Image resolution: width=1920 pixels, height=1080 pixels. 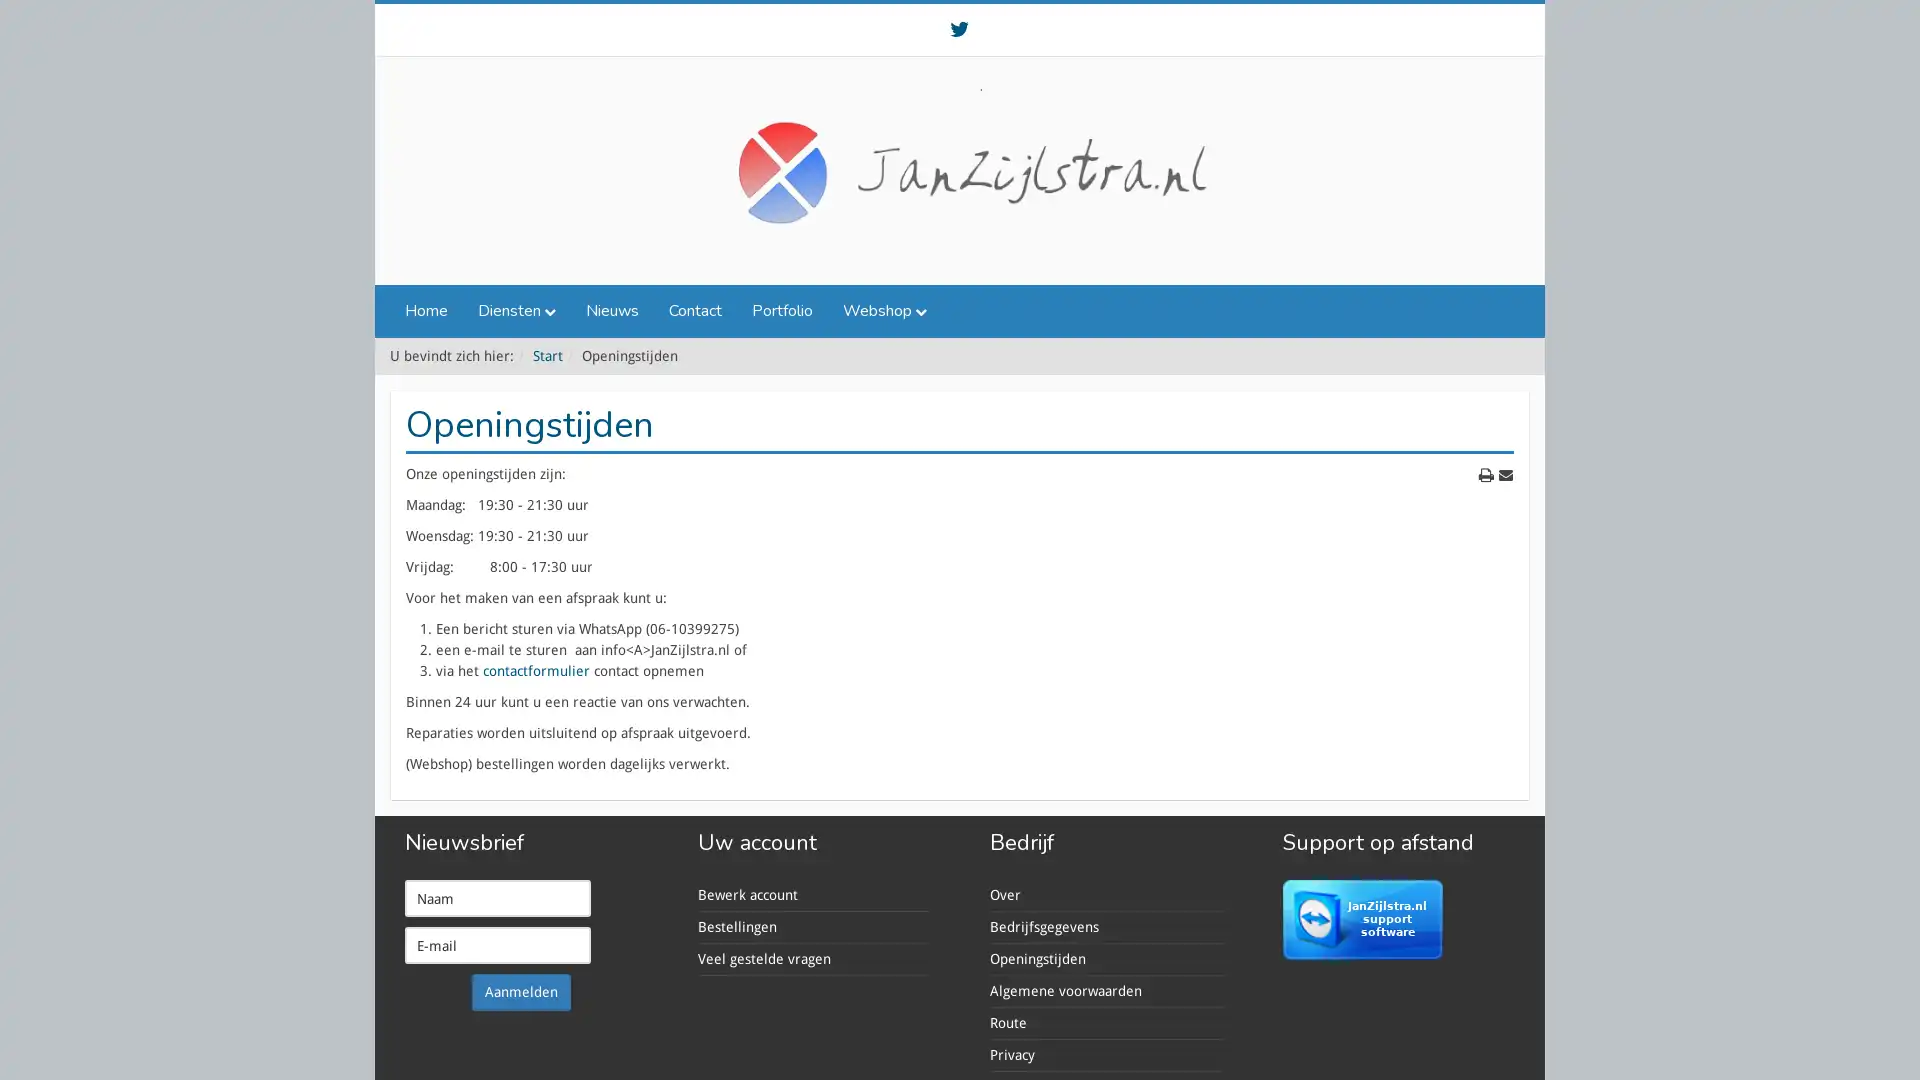 I want to click on Aanmelden, so click(x=520, y=992).